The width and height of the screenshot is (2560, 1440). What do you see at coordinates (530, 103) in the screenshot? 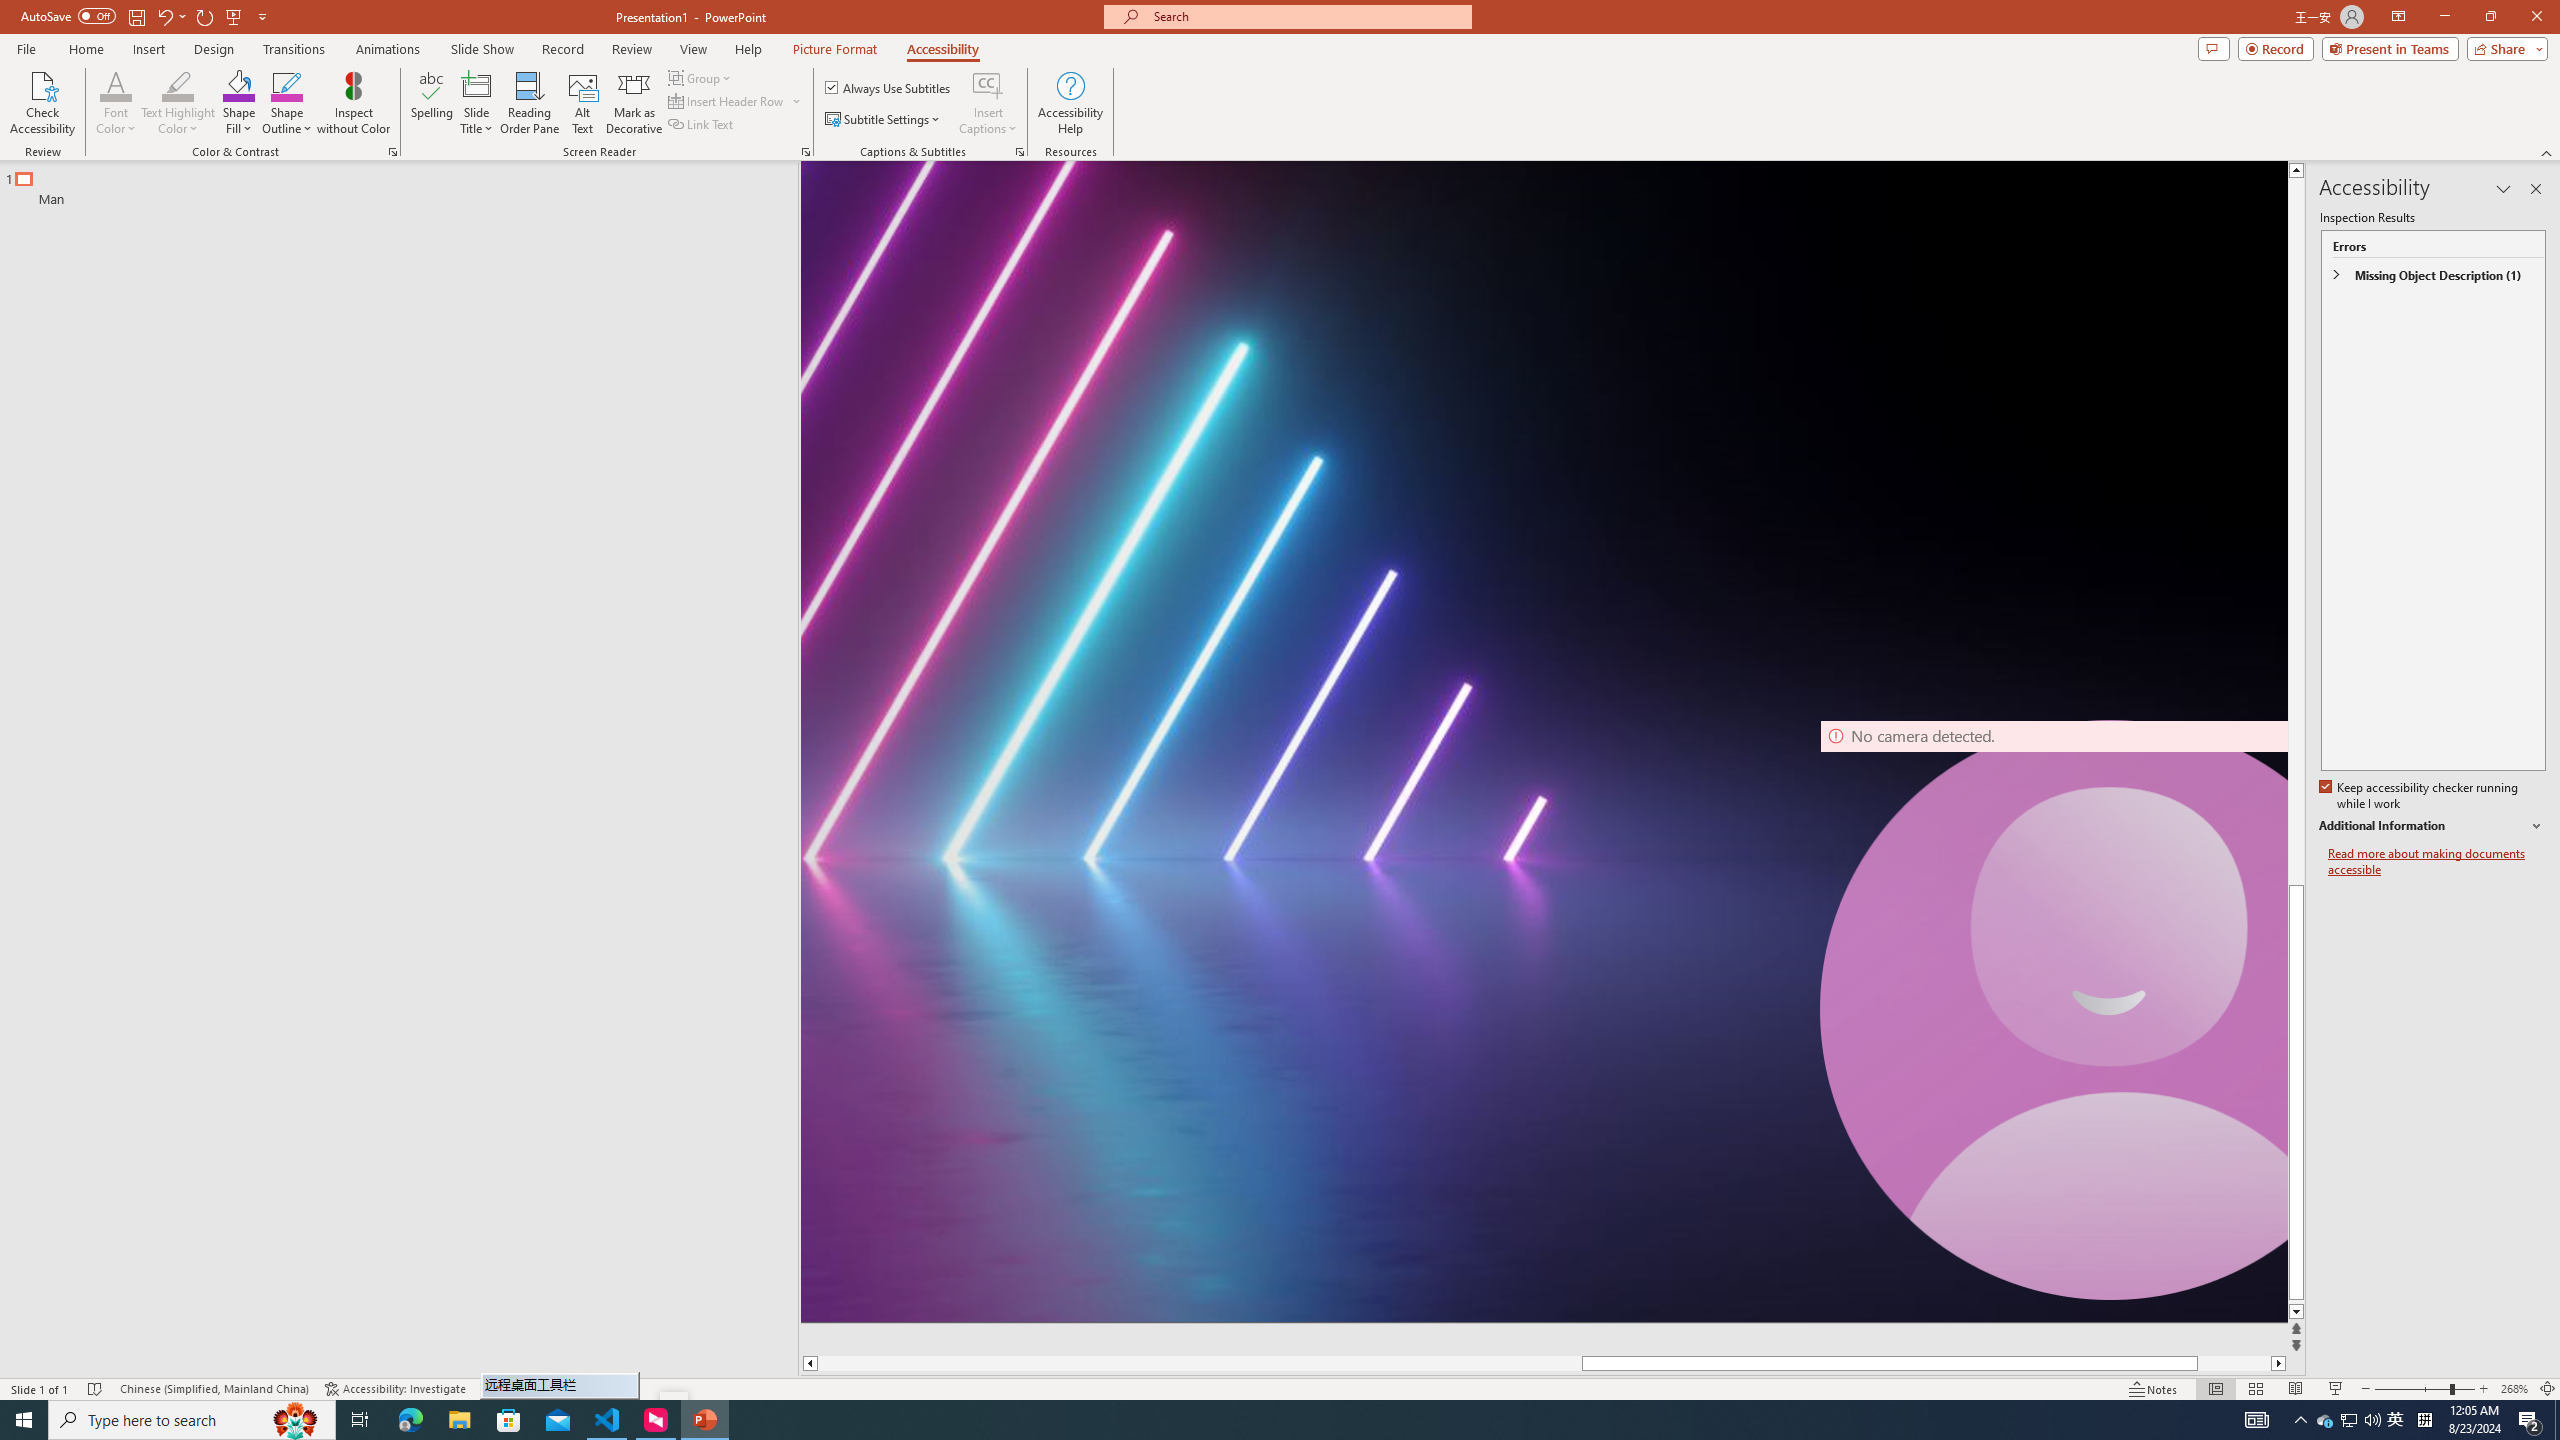
I see `'Reading Order Pane'` at bounding box center [530, 103].